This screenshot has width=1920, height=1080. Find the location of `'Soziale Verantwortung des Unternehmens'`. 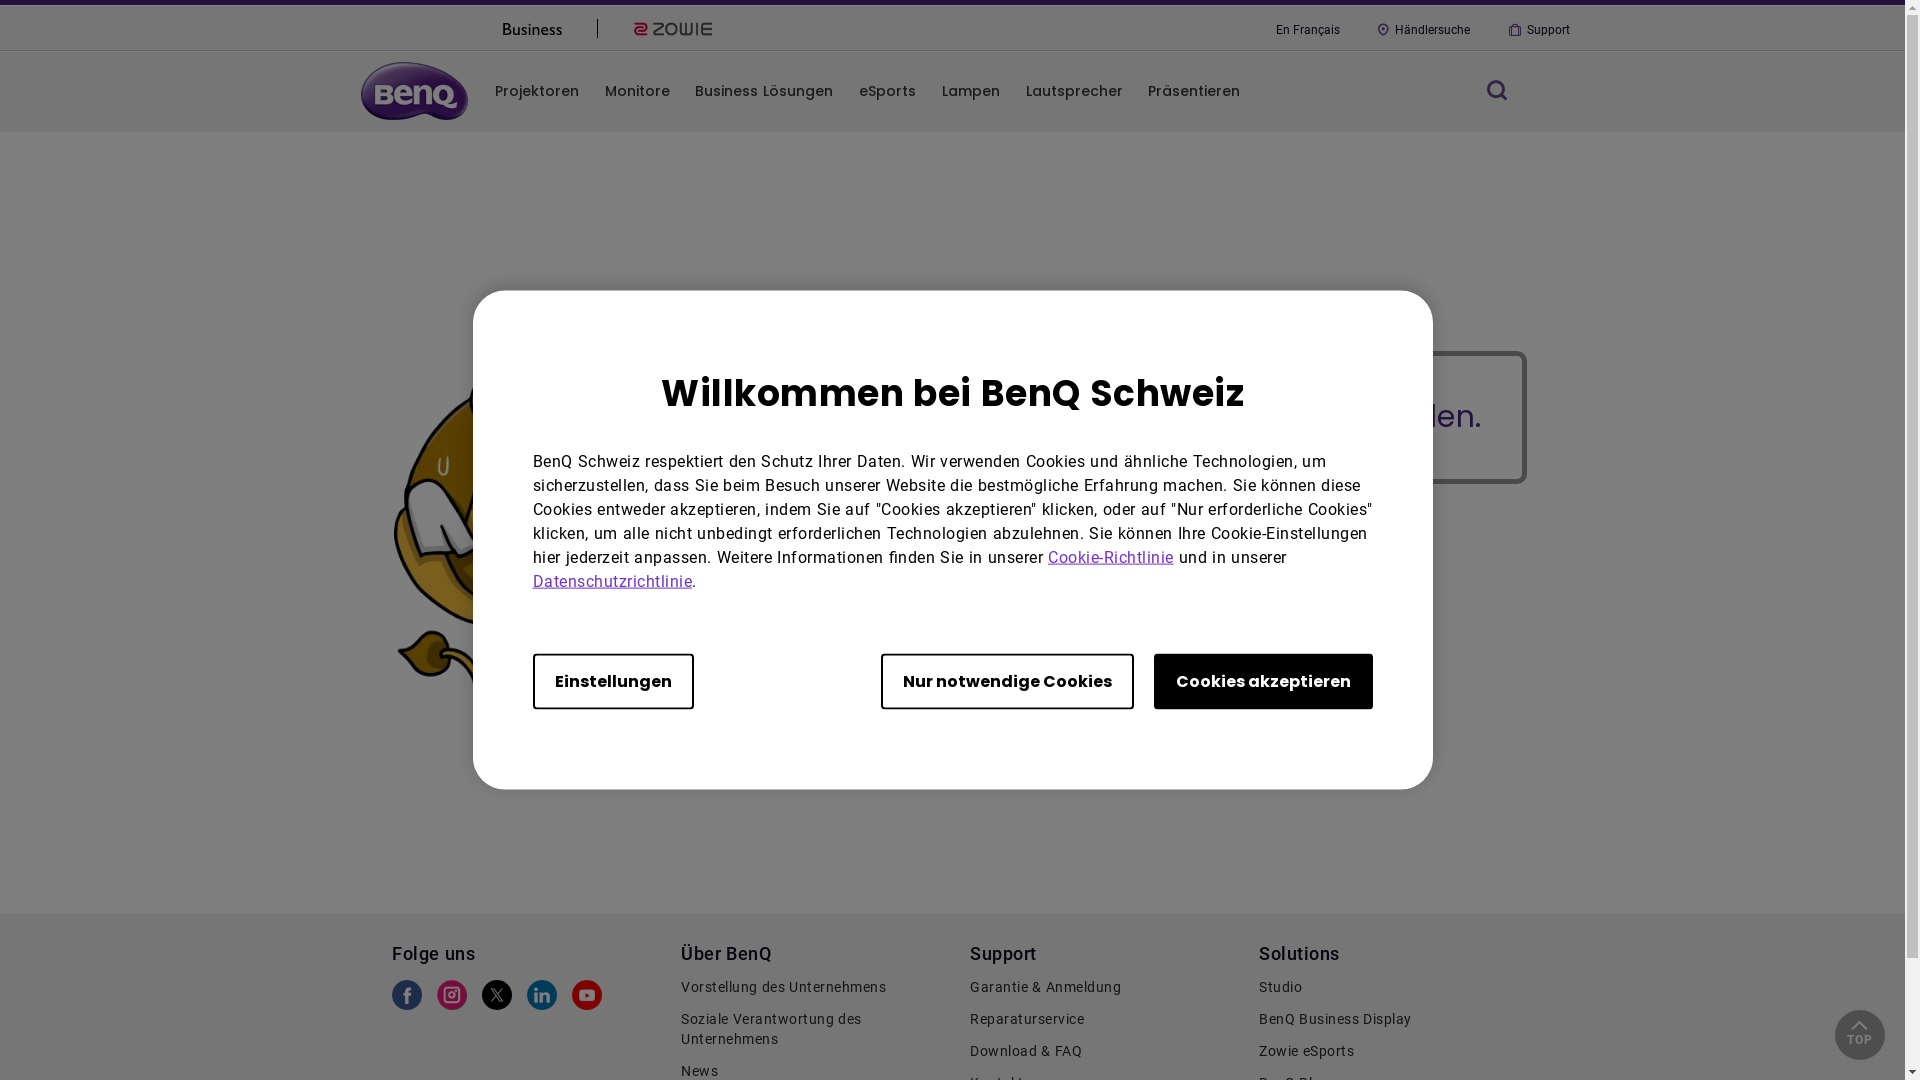

'Soziale Verantwortung des Unternehmens' is located at coordinates (815, 1029).